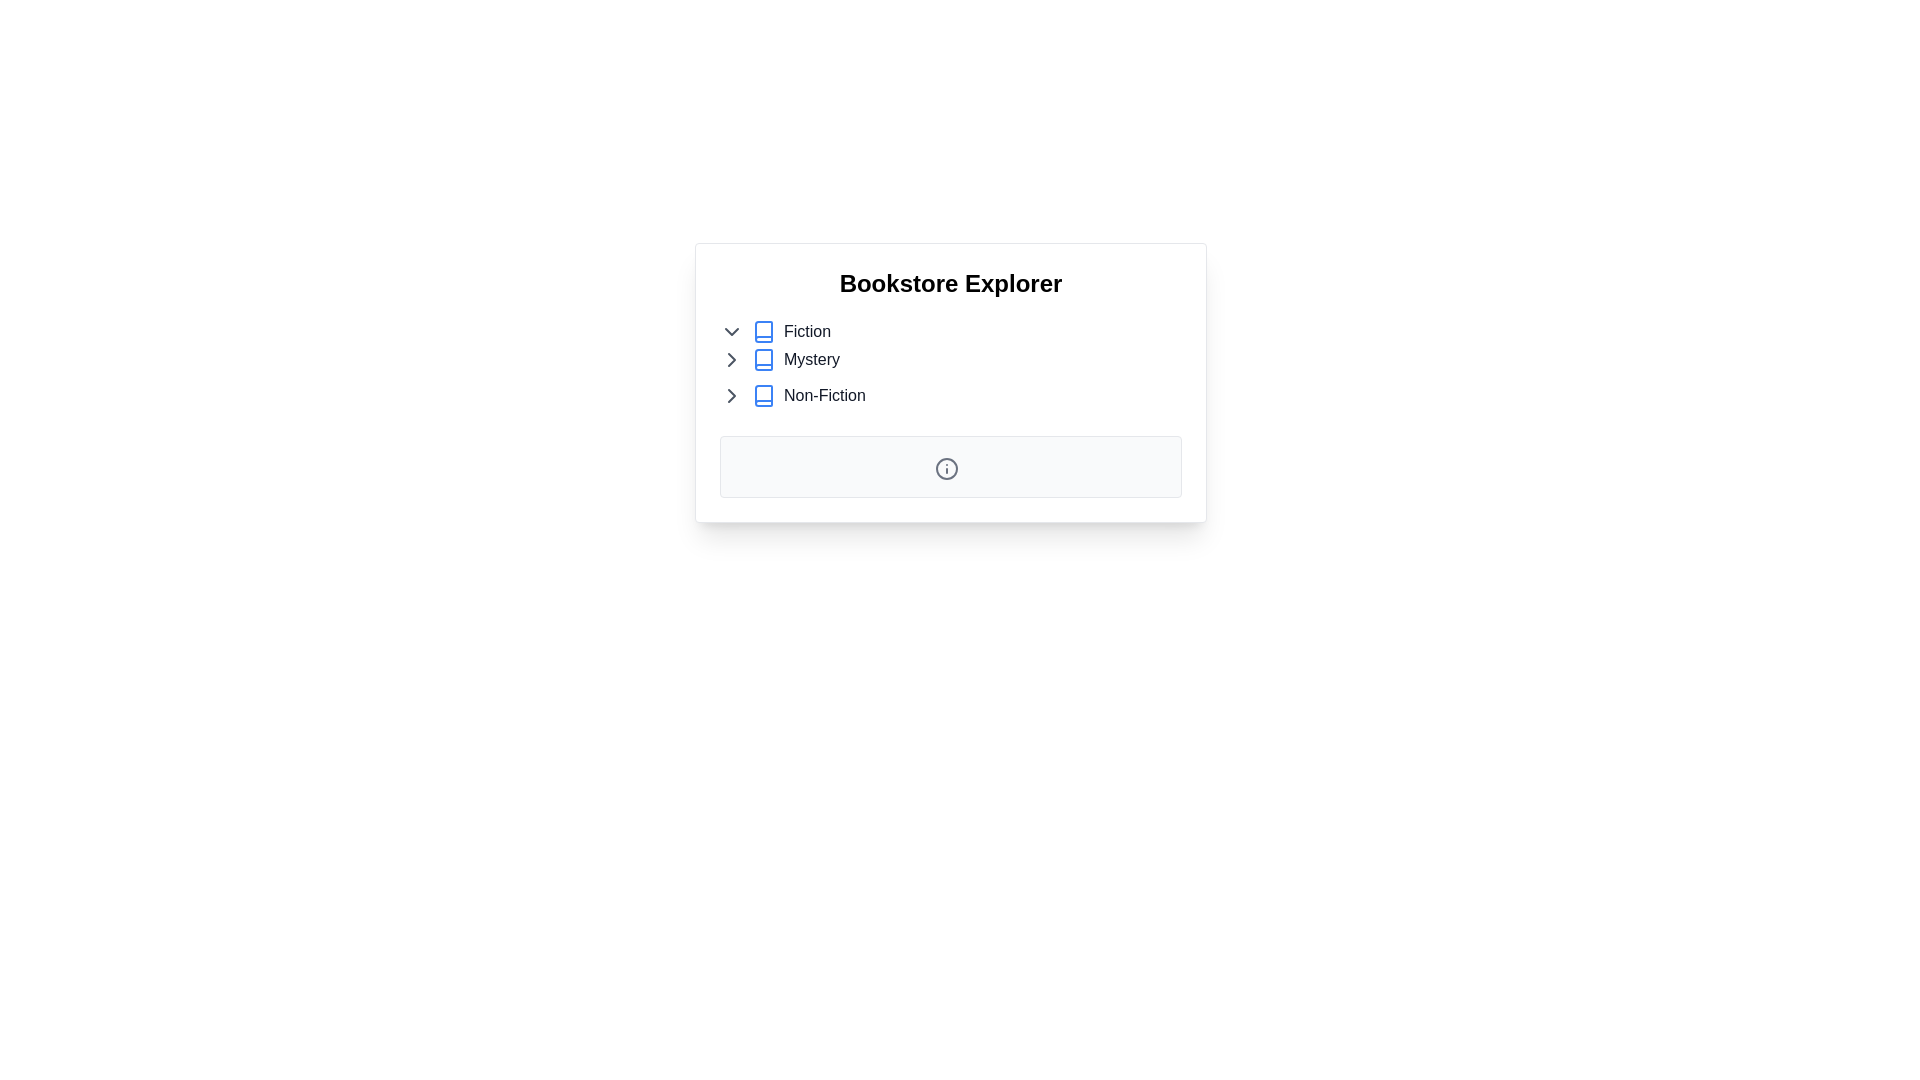  I want to click on the expansion toggle icon for the 'Mystery' category, so click(730, 358).